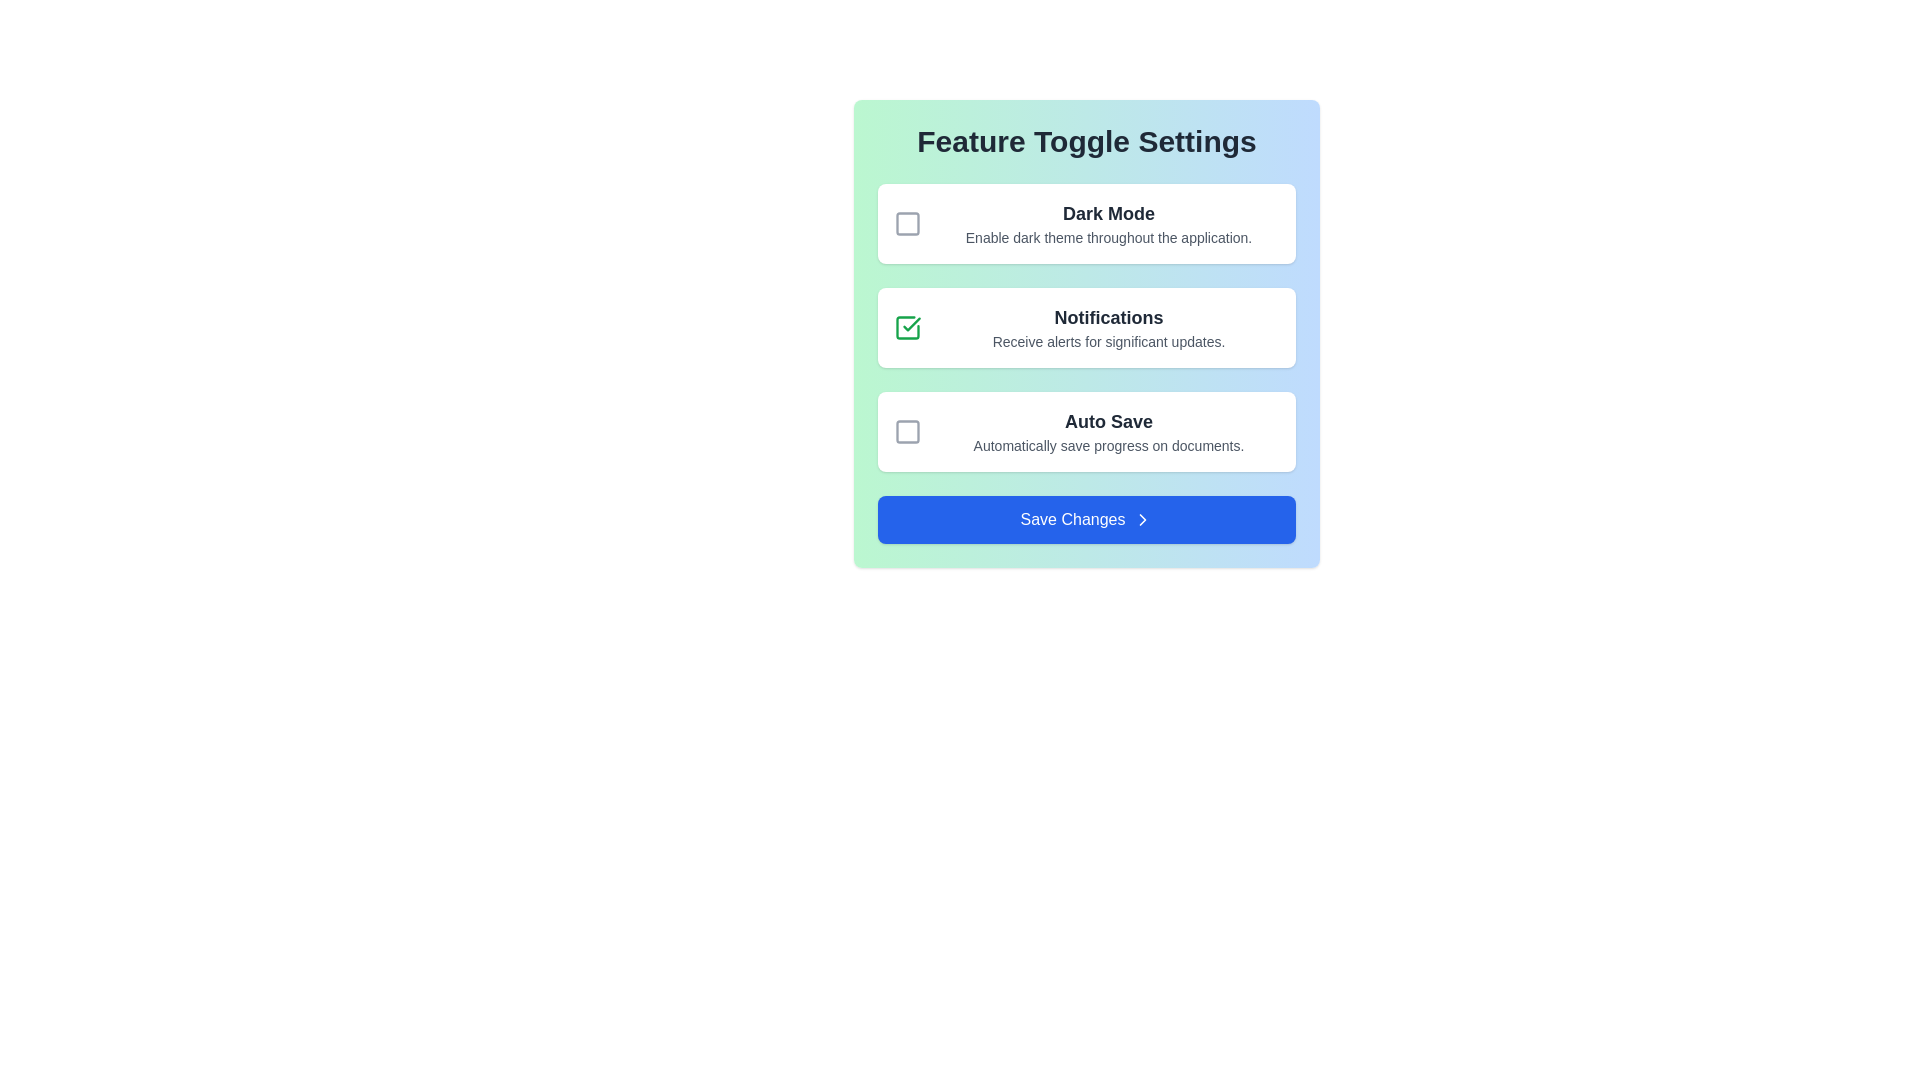 The height and width of the screenshot is (1080, 1920). What do you see at coordinates (1107, 445) in the screenshot?
I see `the text label that reads 'Automatically save progress on documents.' located below the 'Auto Save' title in the settings panel` at bounding box center [1107, 445].